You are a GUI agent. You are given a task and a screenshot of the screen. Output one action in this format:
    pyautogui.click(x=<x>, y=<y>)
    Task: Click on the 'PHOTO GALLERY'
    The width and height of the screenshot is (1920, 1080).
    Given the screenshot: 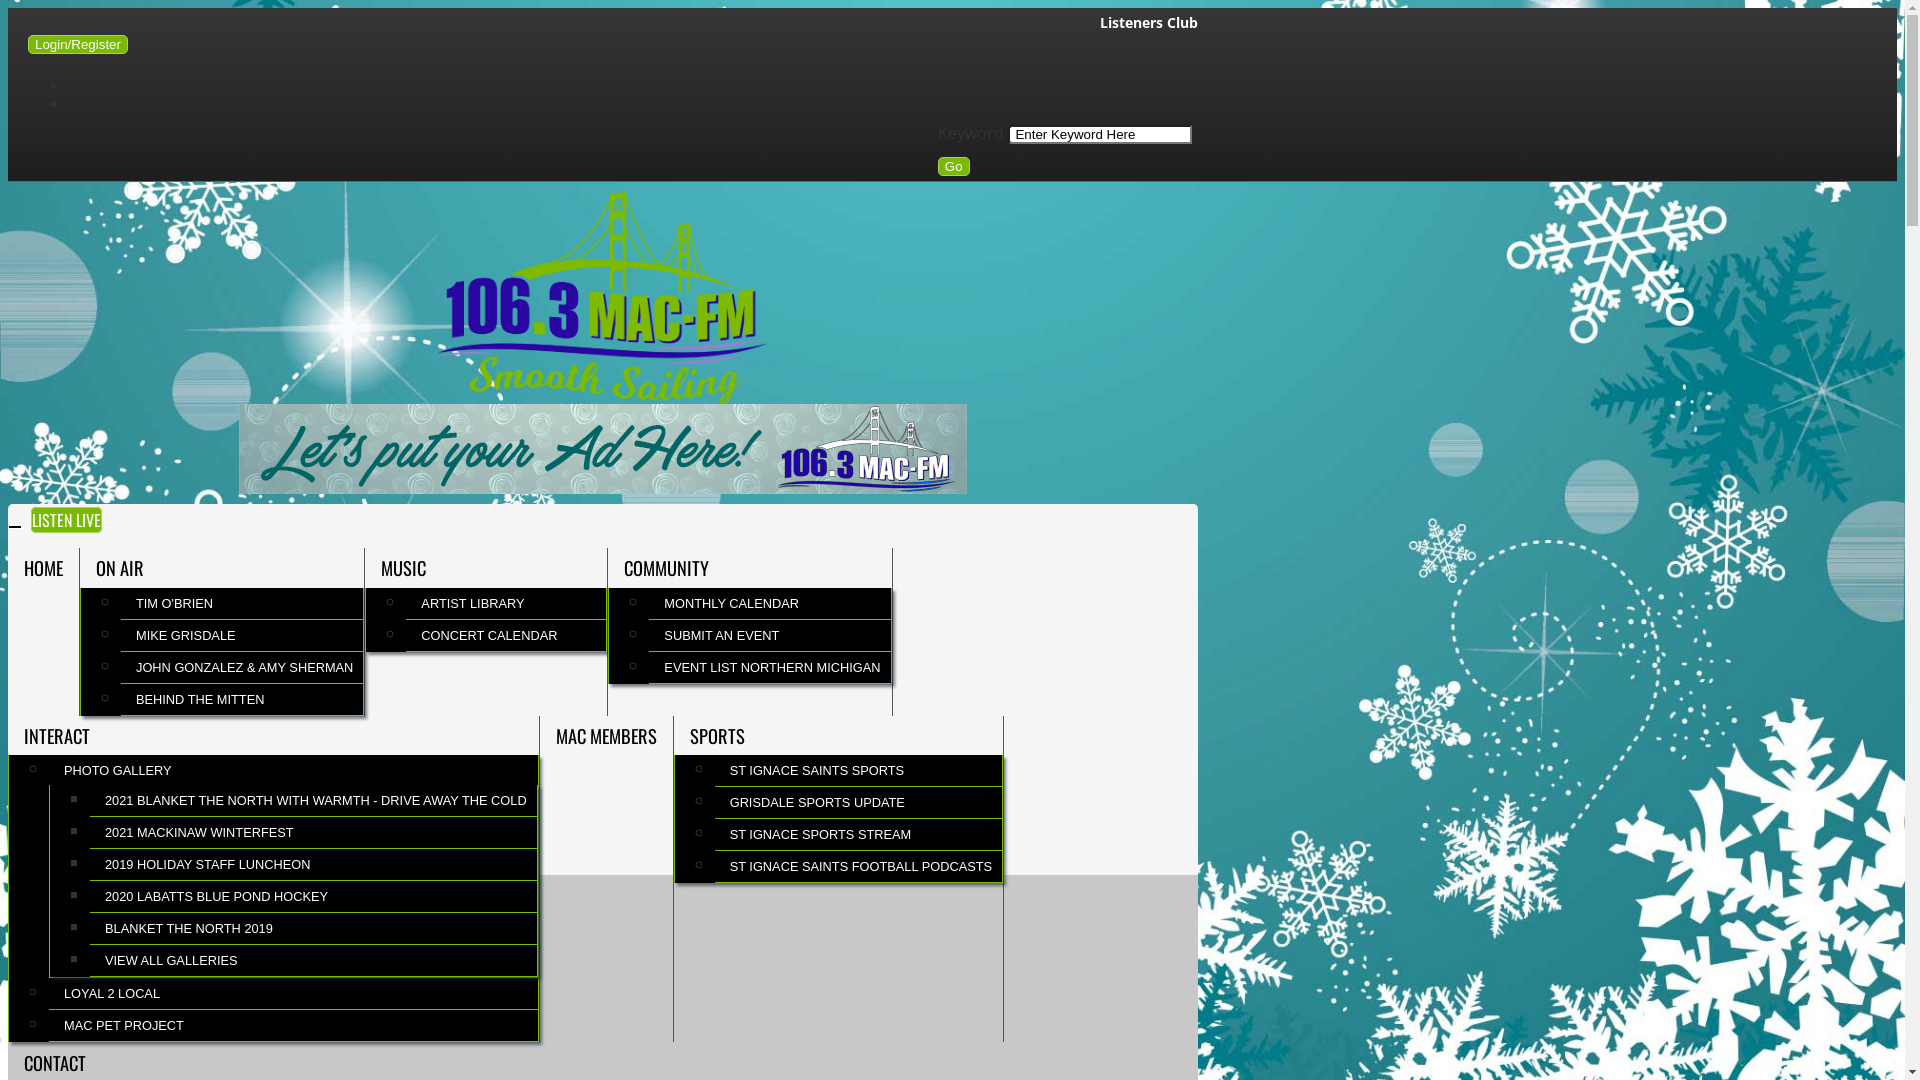 What is the action you would take?
    pyautogui.click(x=48, y=769)
    